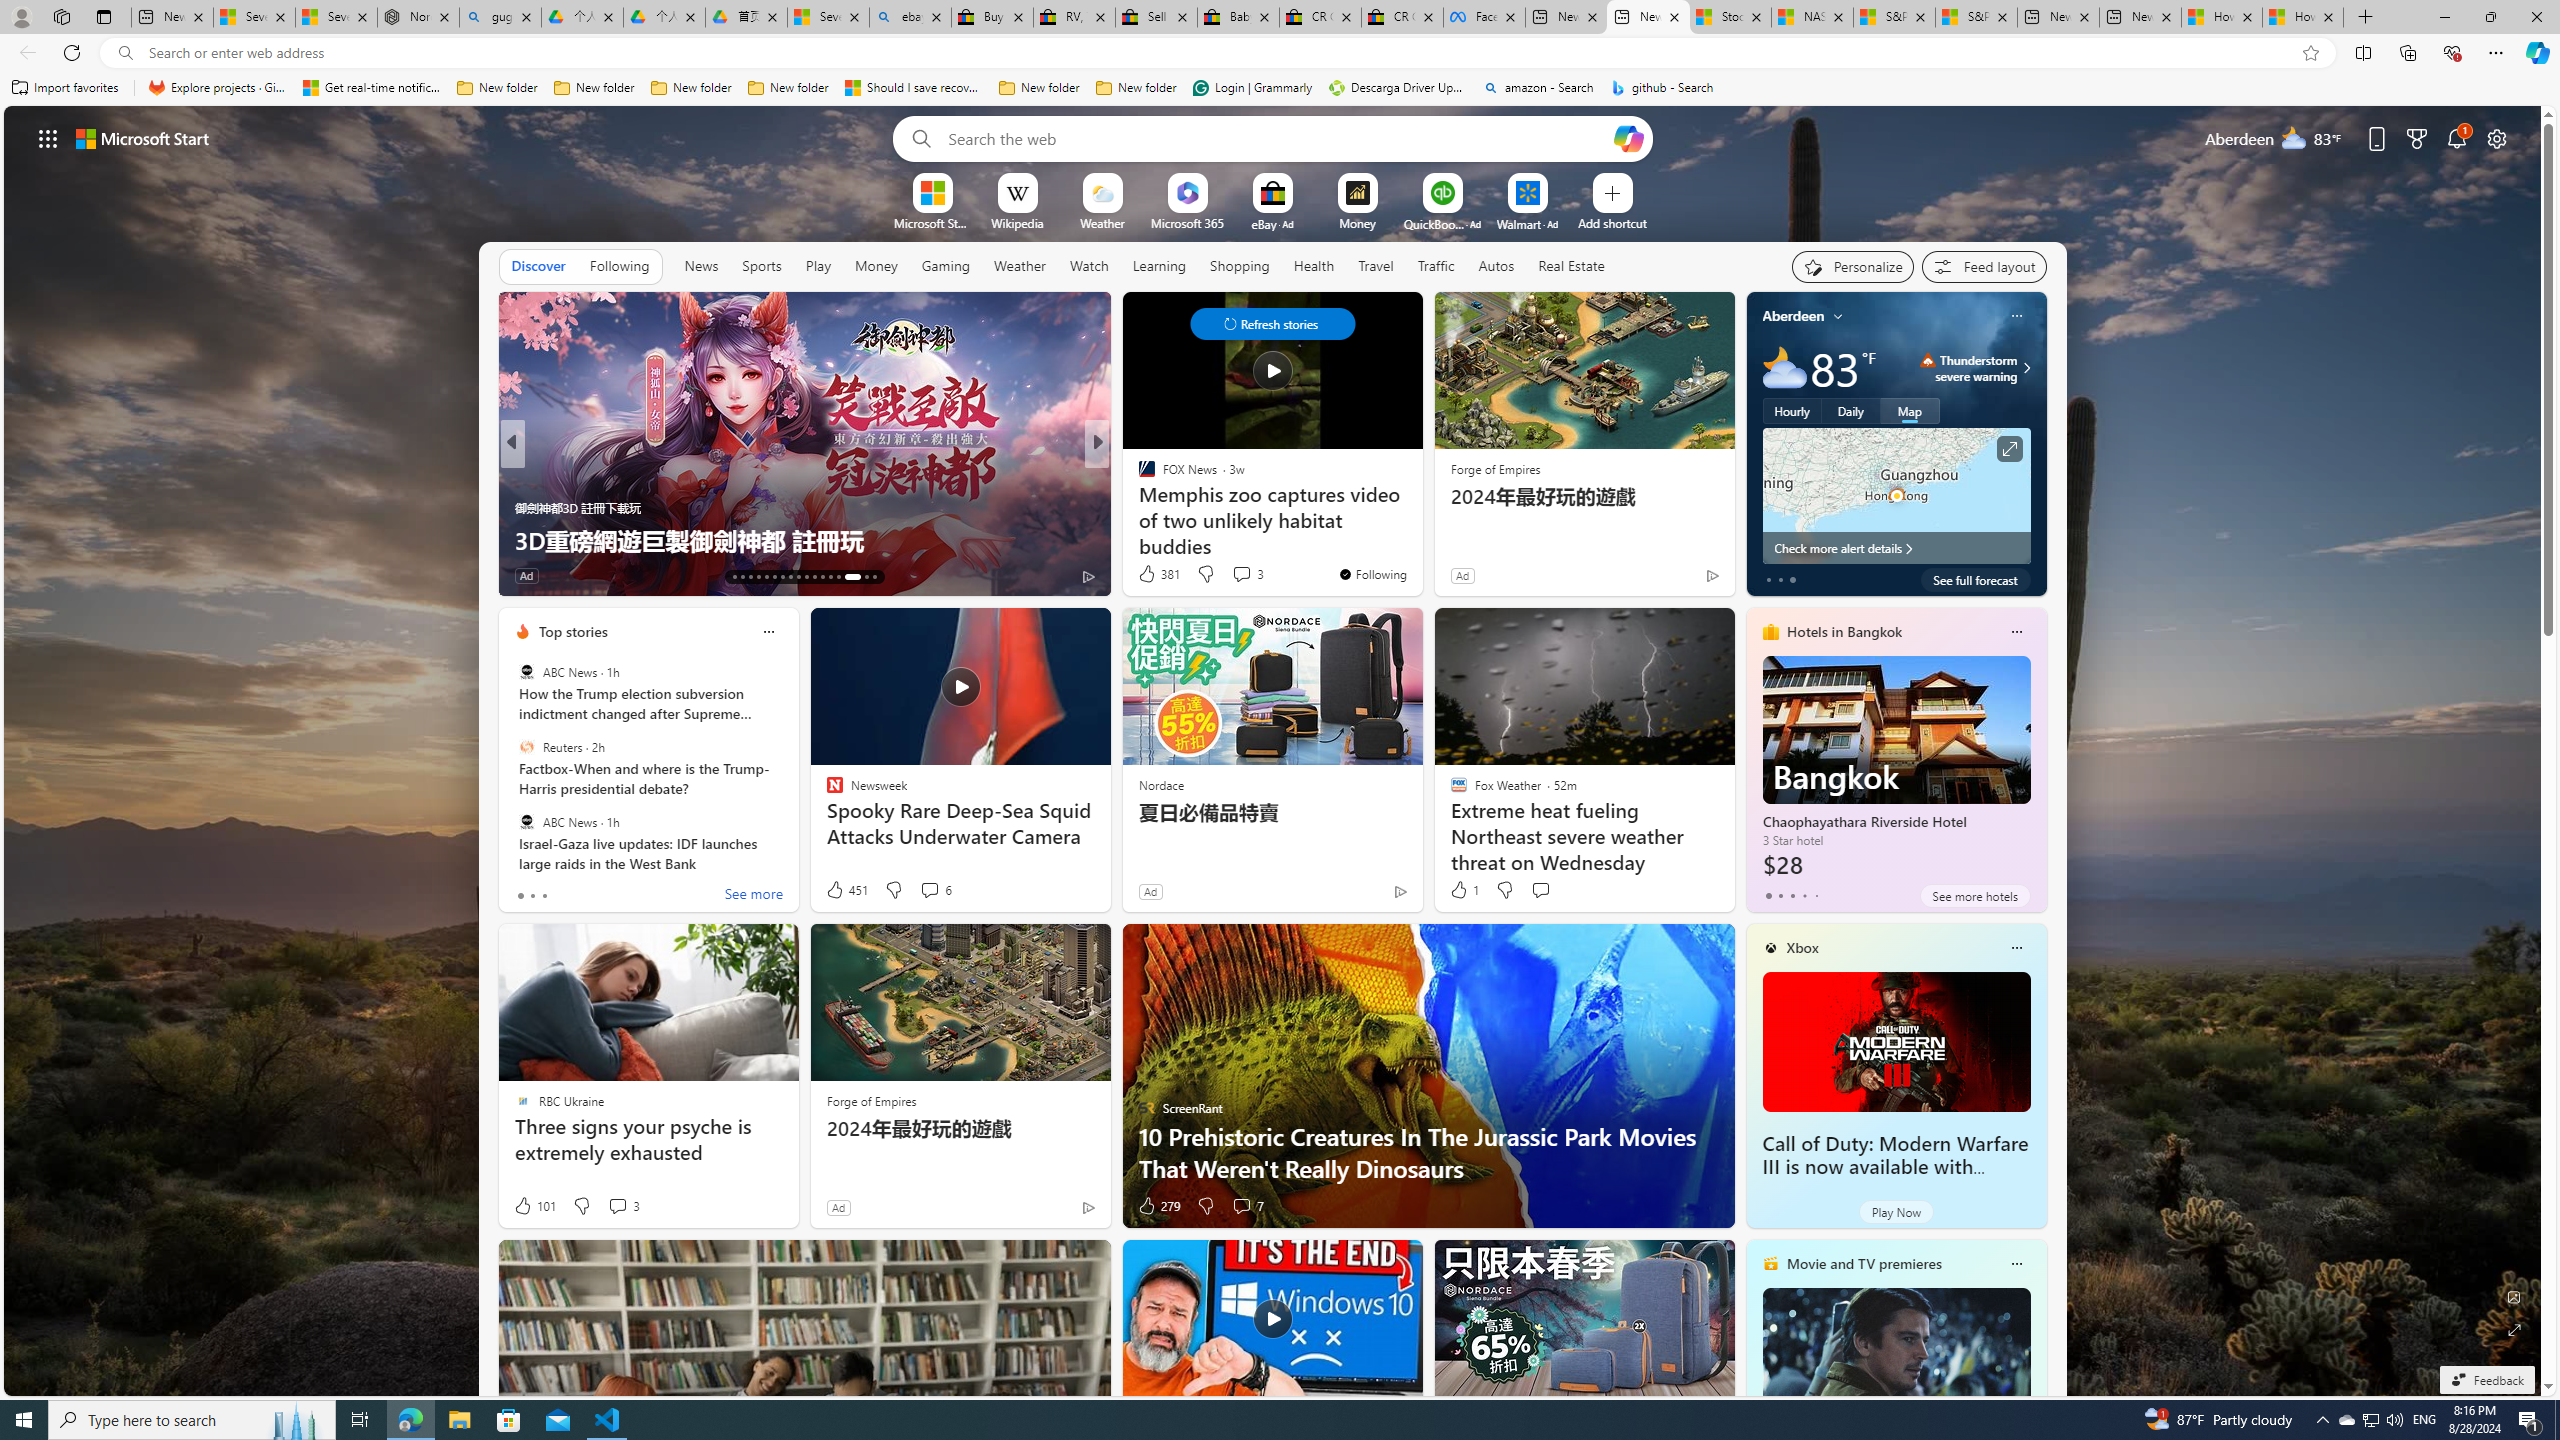  Describe the element at coordinates (829, 577) in the screenshot. I see `'AutomationID: tab-25'` at that location.